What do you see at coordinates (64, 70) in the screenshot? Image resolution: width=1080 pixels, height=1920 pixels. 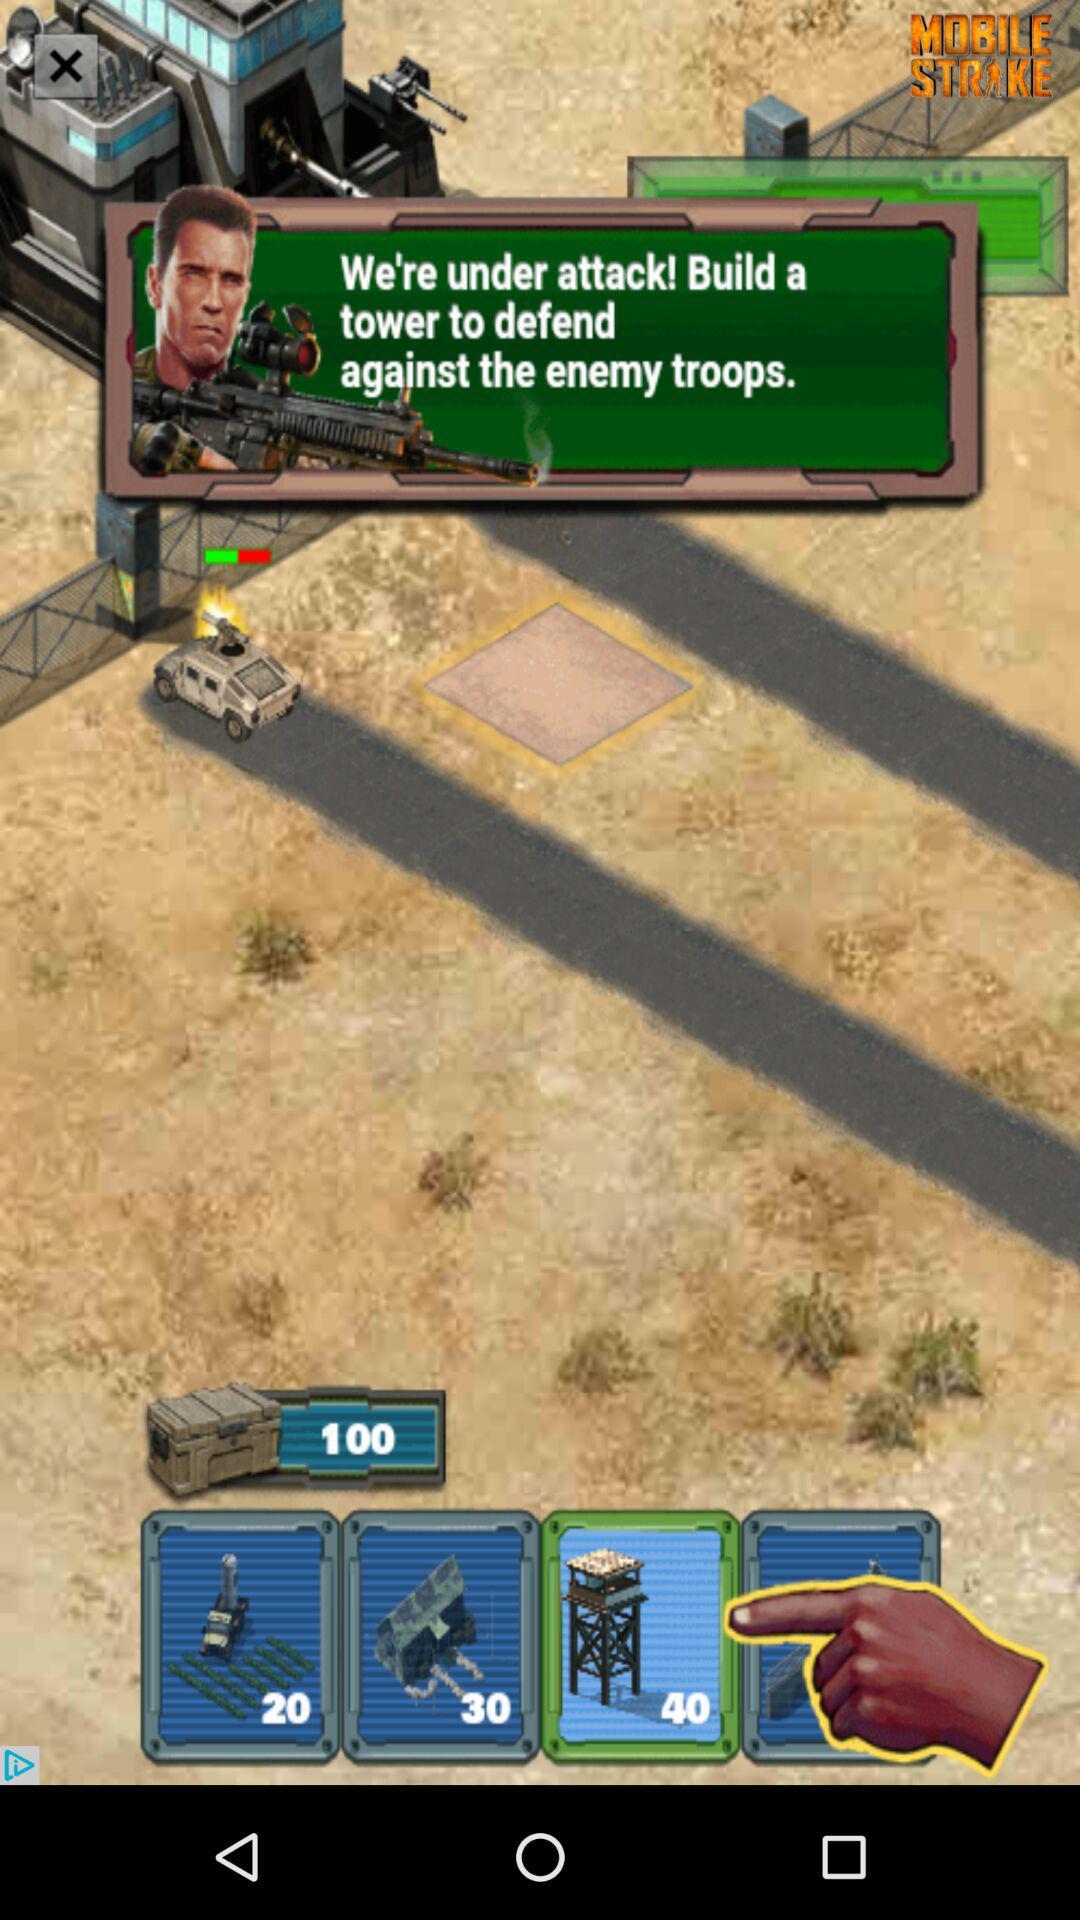 I see `the close icon` at bounding box center [64, 70].